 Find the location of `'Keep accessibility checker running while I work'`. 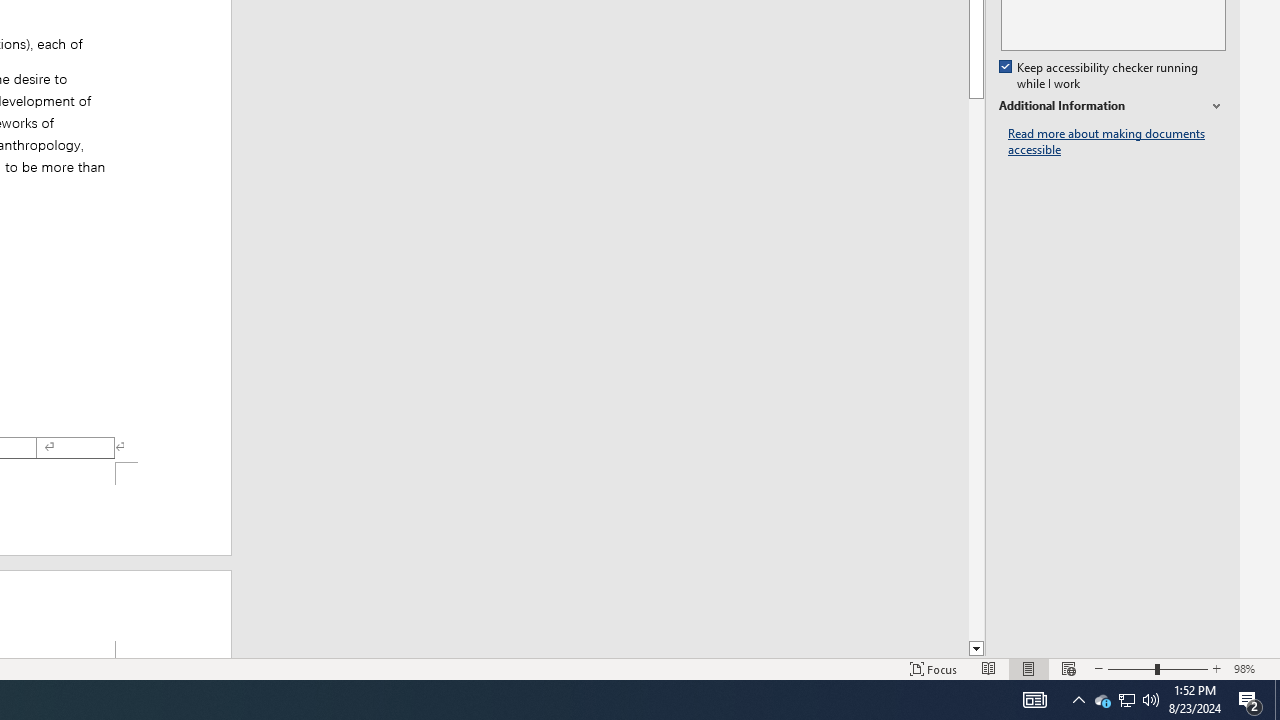

'Keep accessibility checker running while I work' is located at coordinates (1099, 75).